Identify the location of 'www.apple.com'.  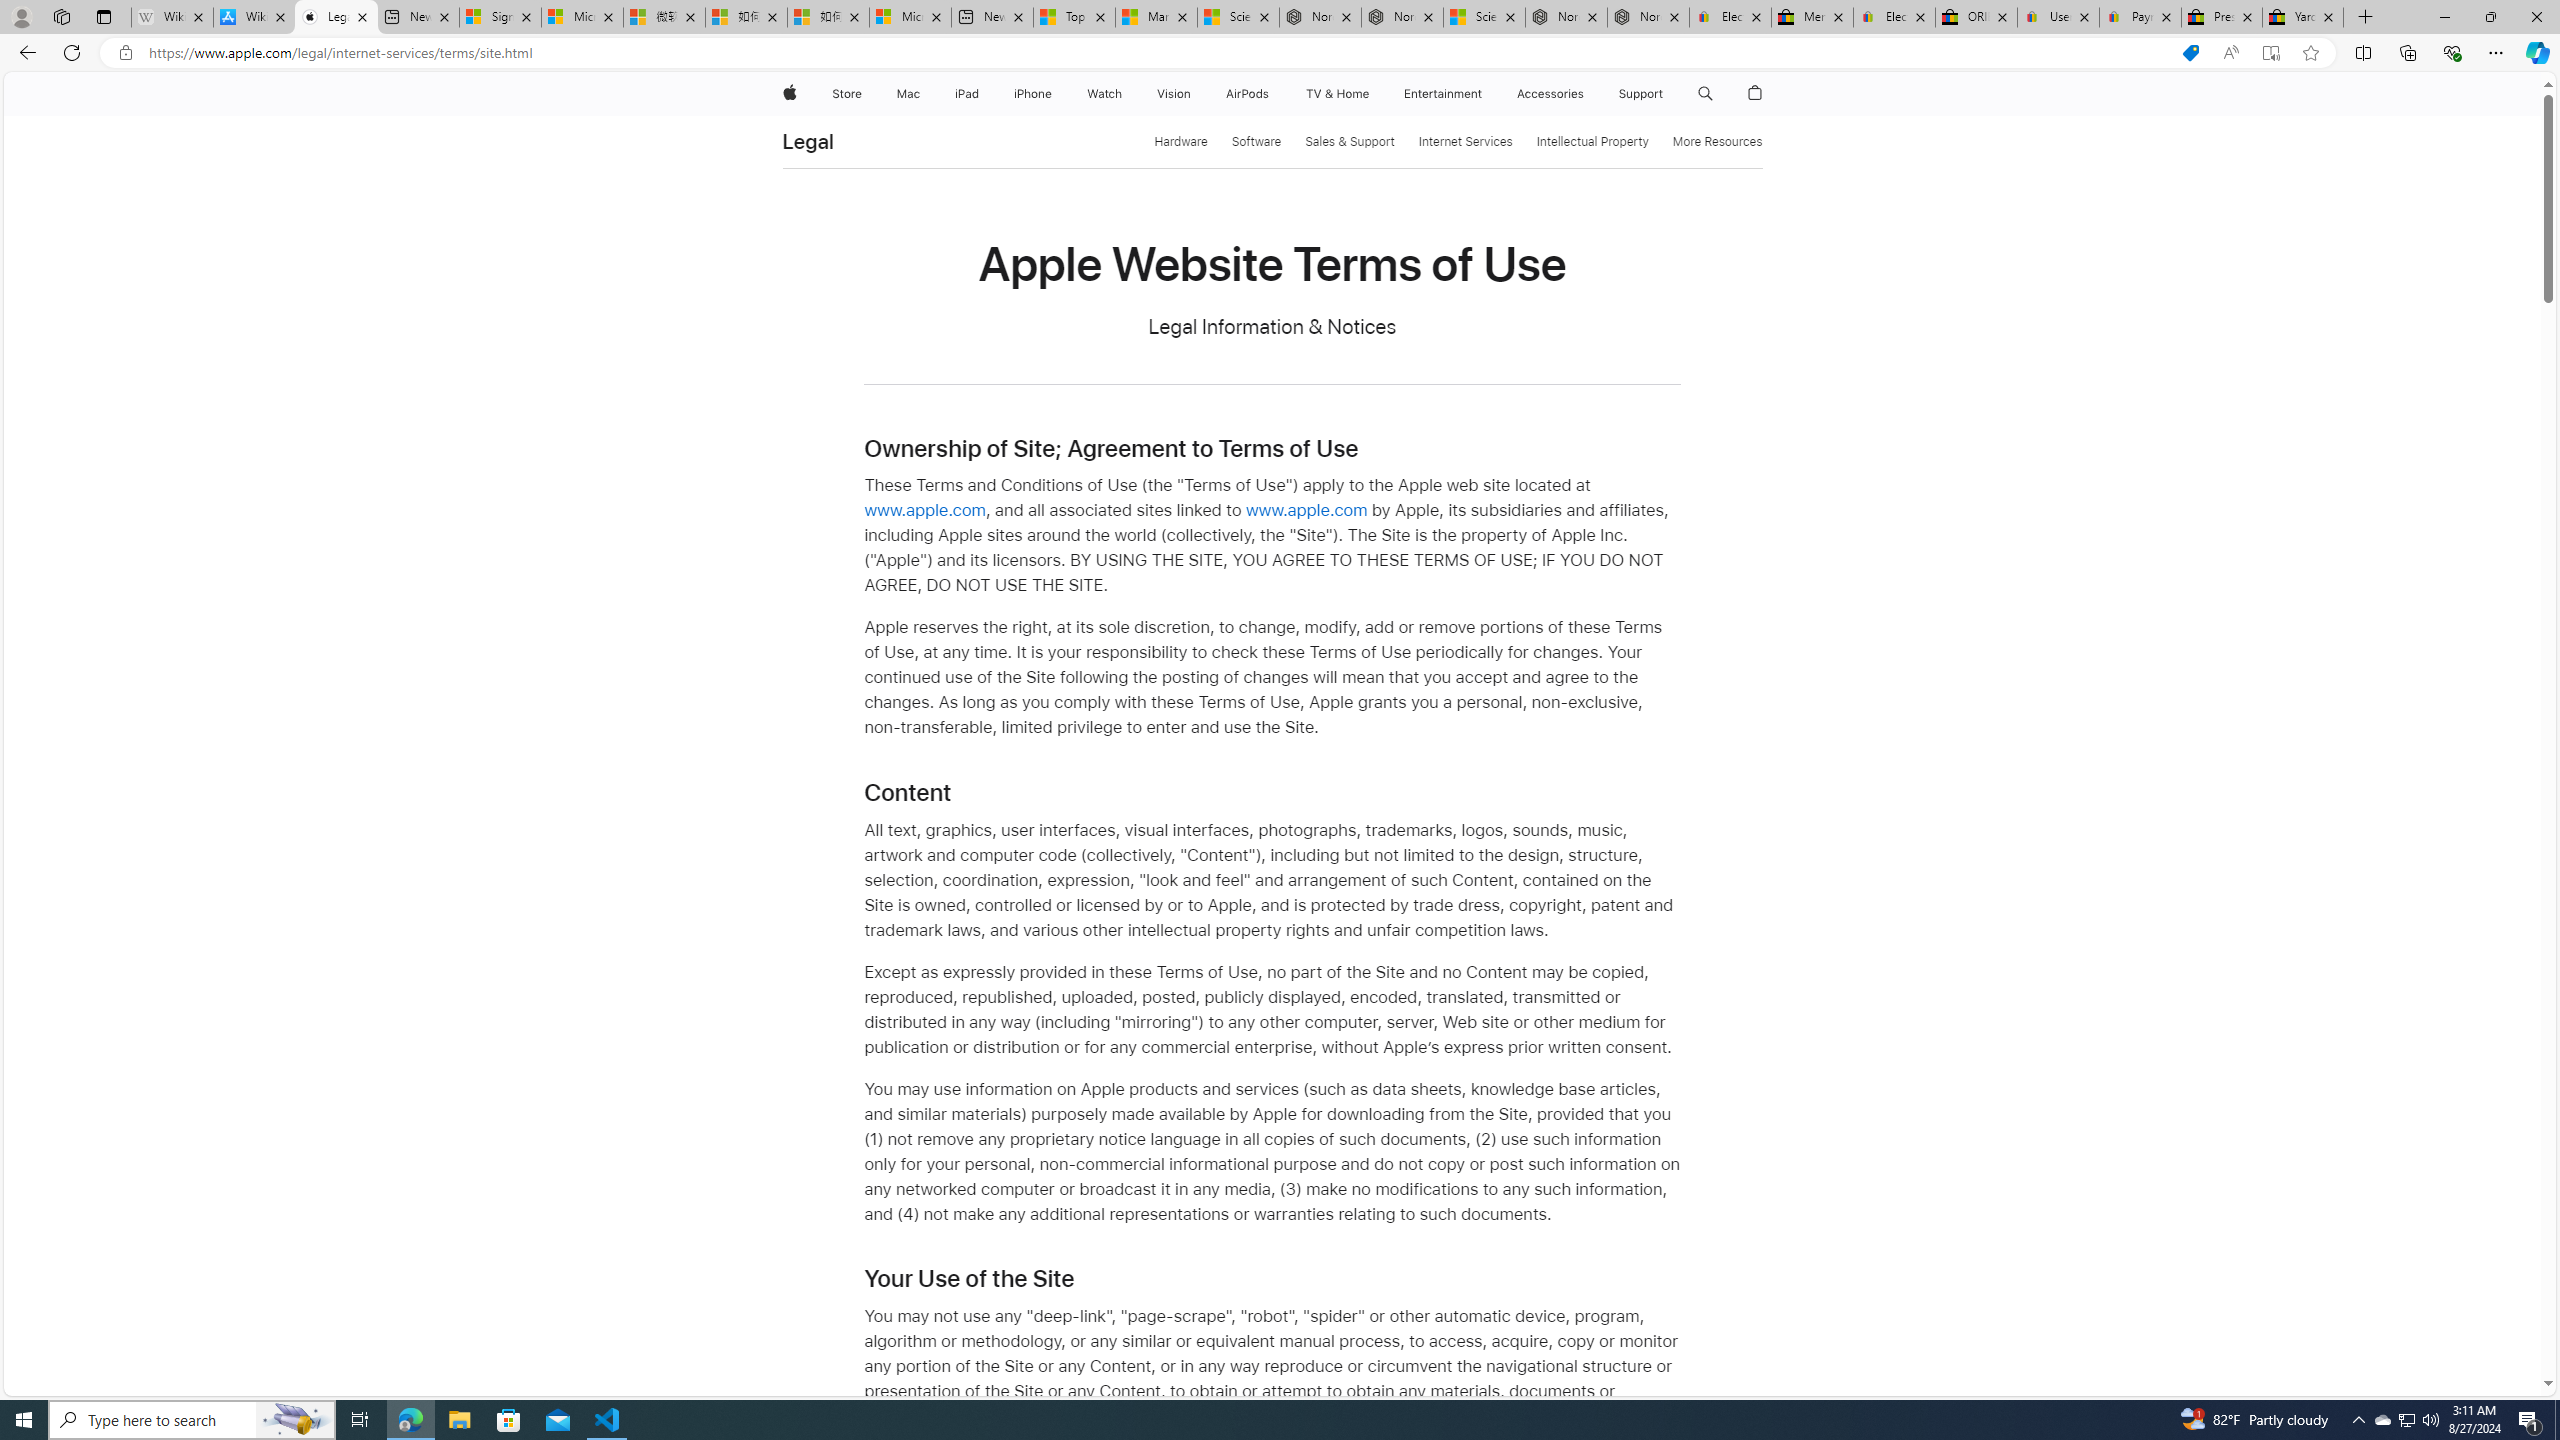
(1304, 509).